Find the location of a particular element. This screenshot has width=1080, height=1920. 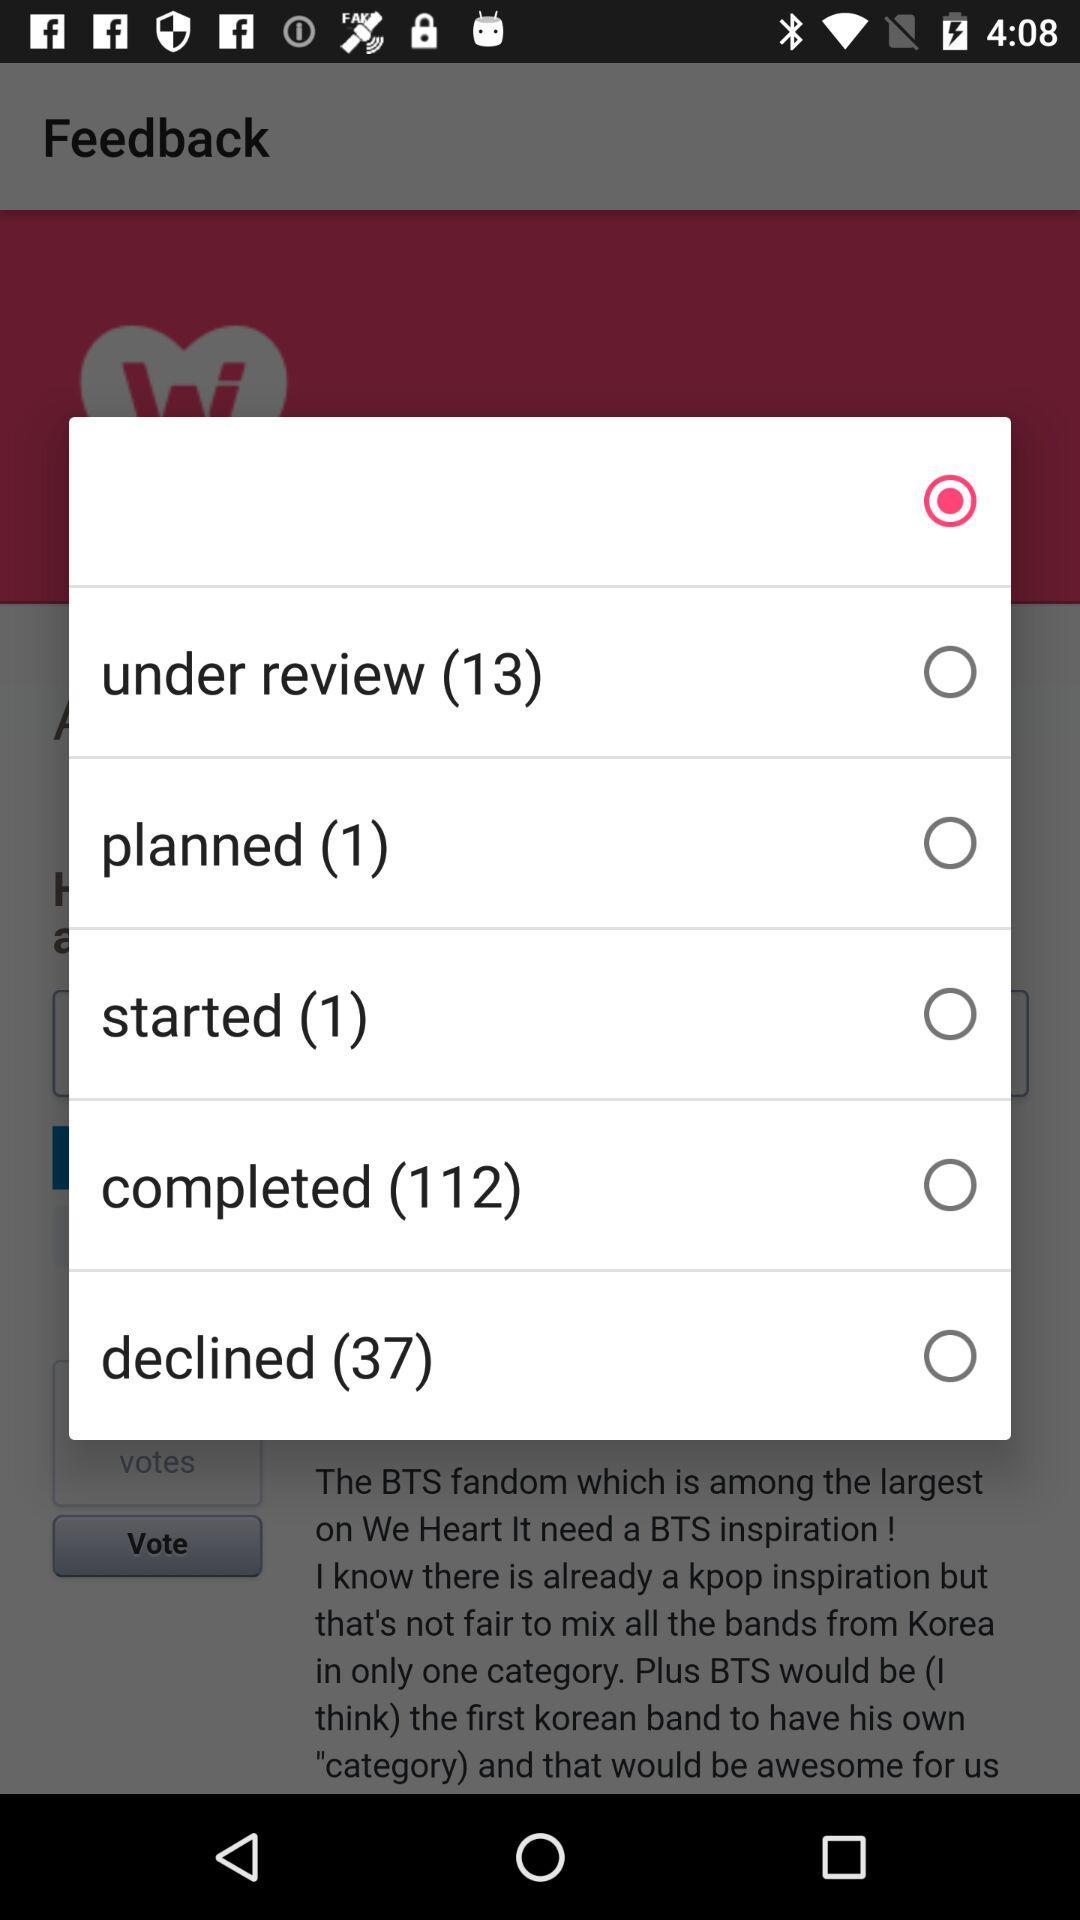

planned (1) item is located at coordinates (540, 843).